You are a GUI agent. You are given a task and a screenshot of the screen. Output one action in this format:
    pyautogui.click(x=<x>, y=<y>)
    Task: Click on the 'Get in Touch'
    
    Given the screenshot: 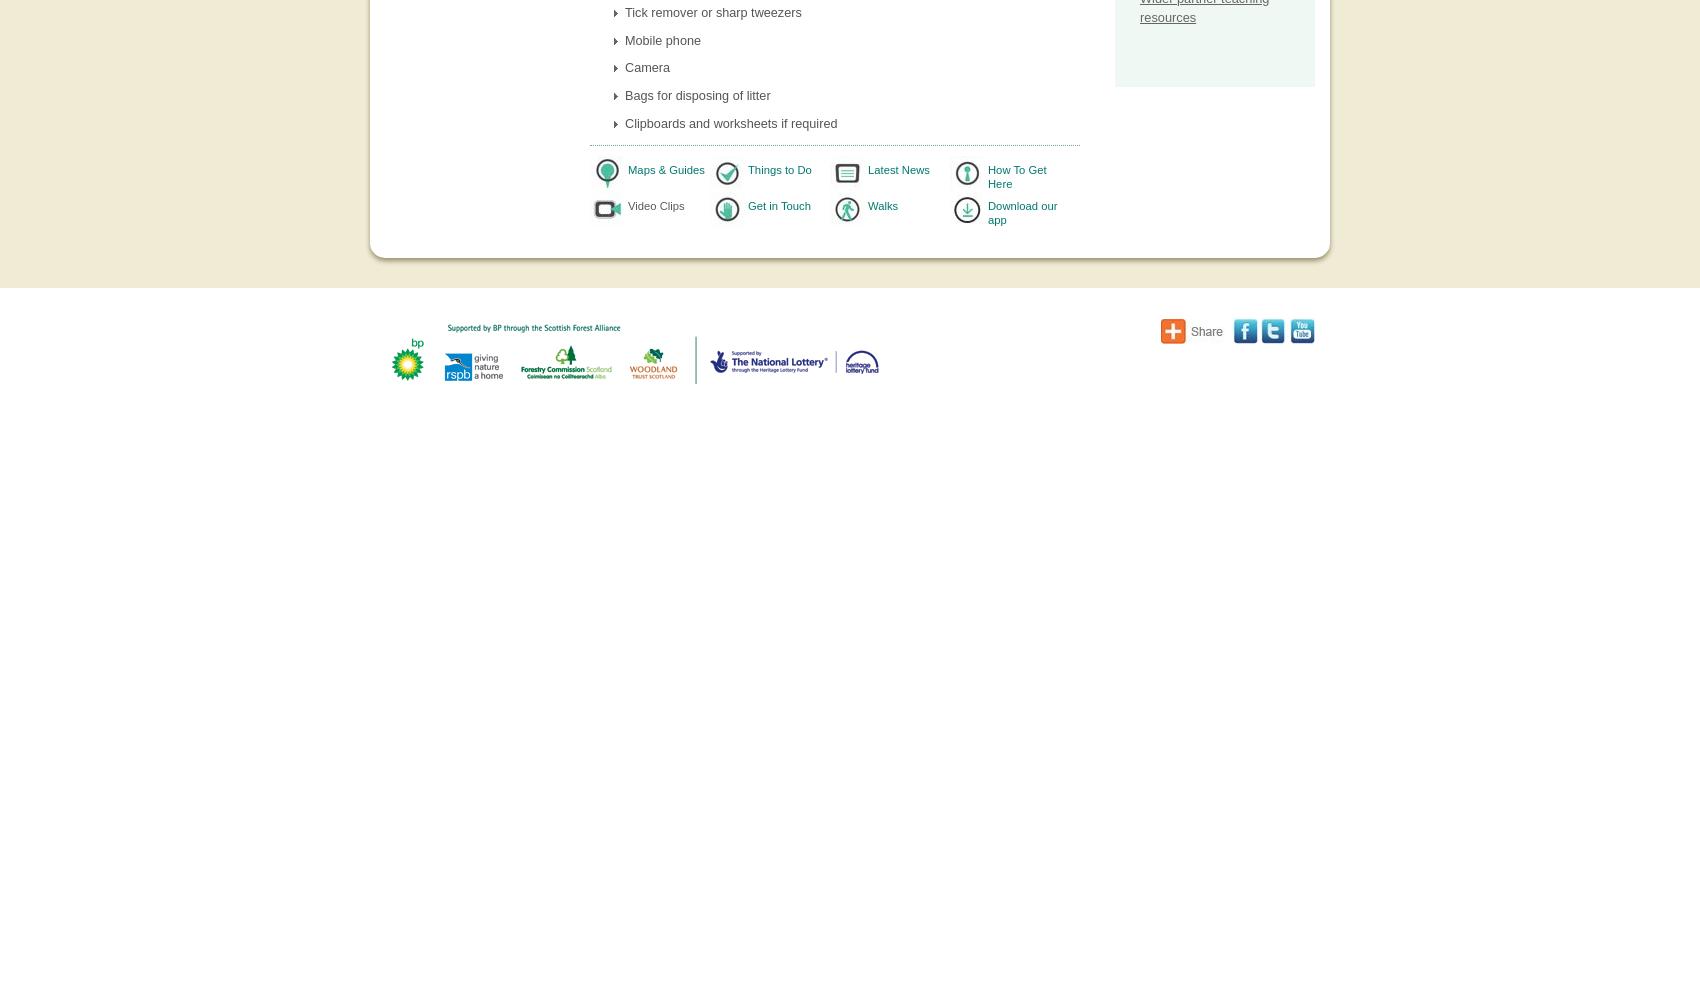 What is the action you would take?
    pyautogui.click(x=777, y=204)
    